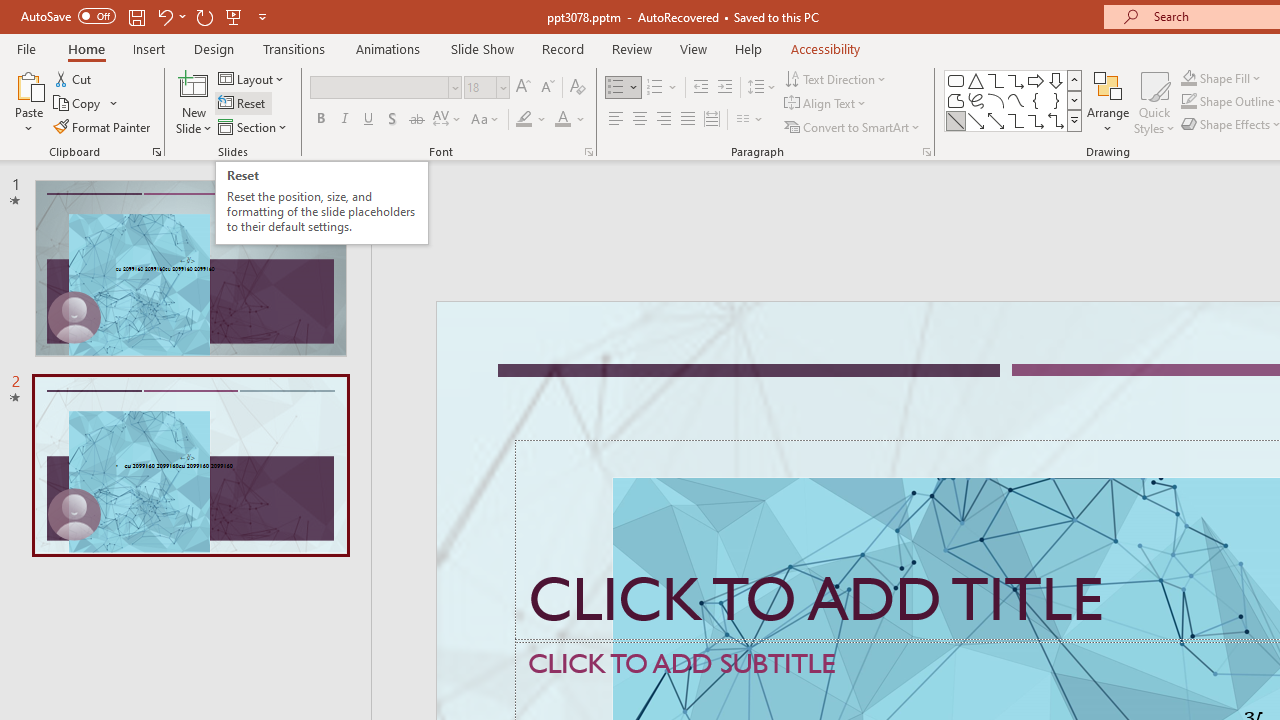  Describe the element at coordinates (522, 86) in the screenshot. I see `'Increase Font Size'` at that location.